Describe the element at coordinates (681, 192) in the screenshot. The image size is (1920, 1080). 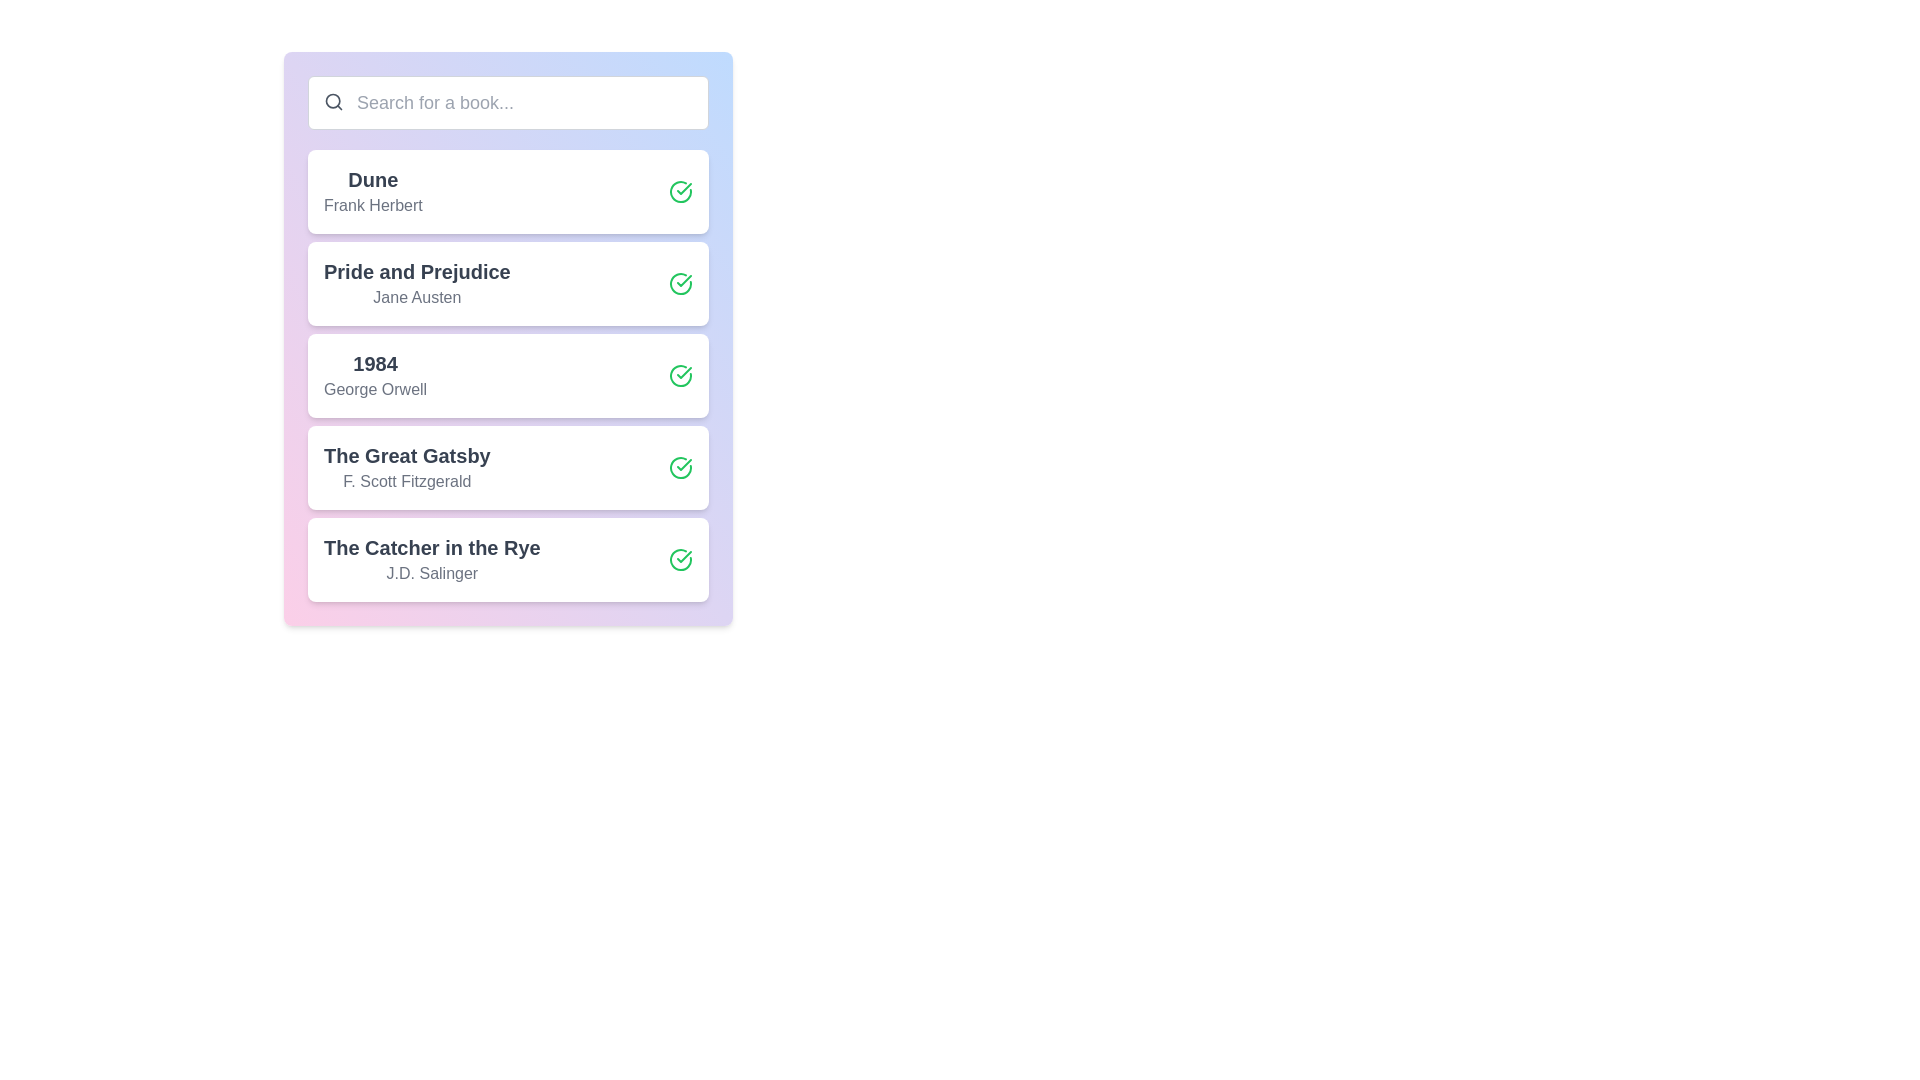
I see `the green circular icon with a checkmark inside, located to the far right of the list item labeled 'Dune' by 'Frank Herbert'` at that location.